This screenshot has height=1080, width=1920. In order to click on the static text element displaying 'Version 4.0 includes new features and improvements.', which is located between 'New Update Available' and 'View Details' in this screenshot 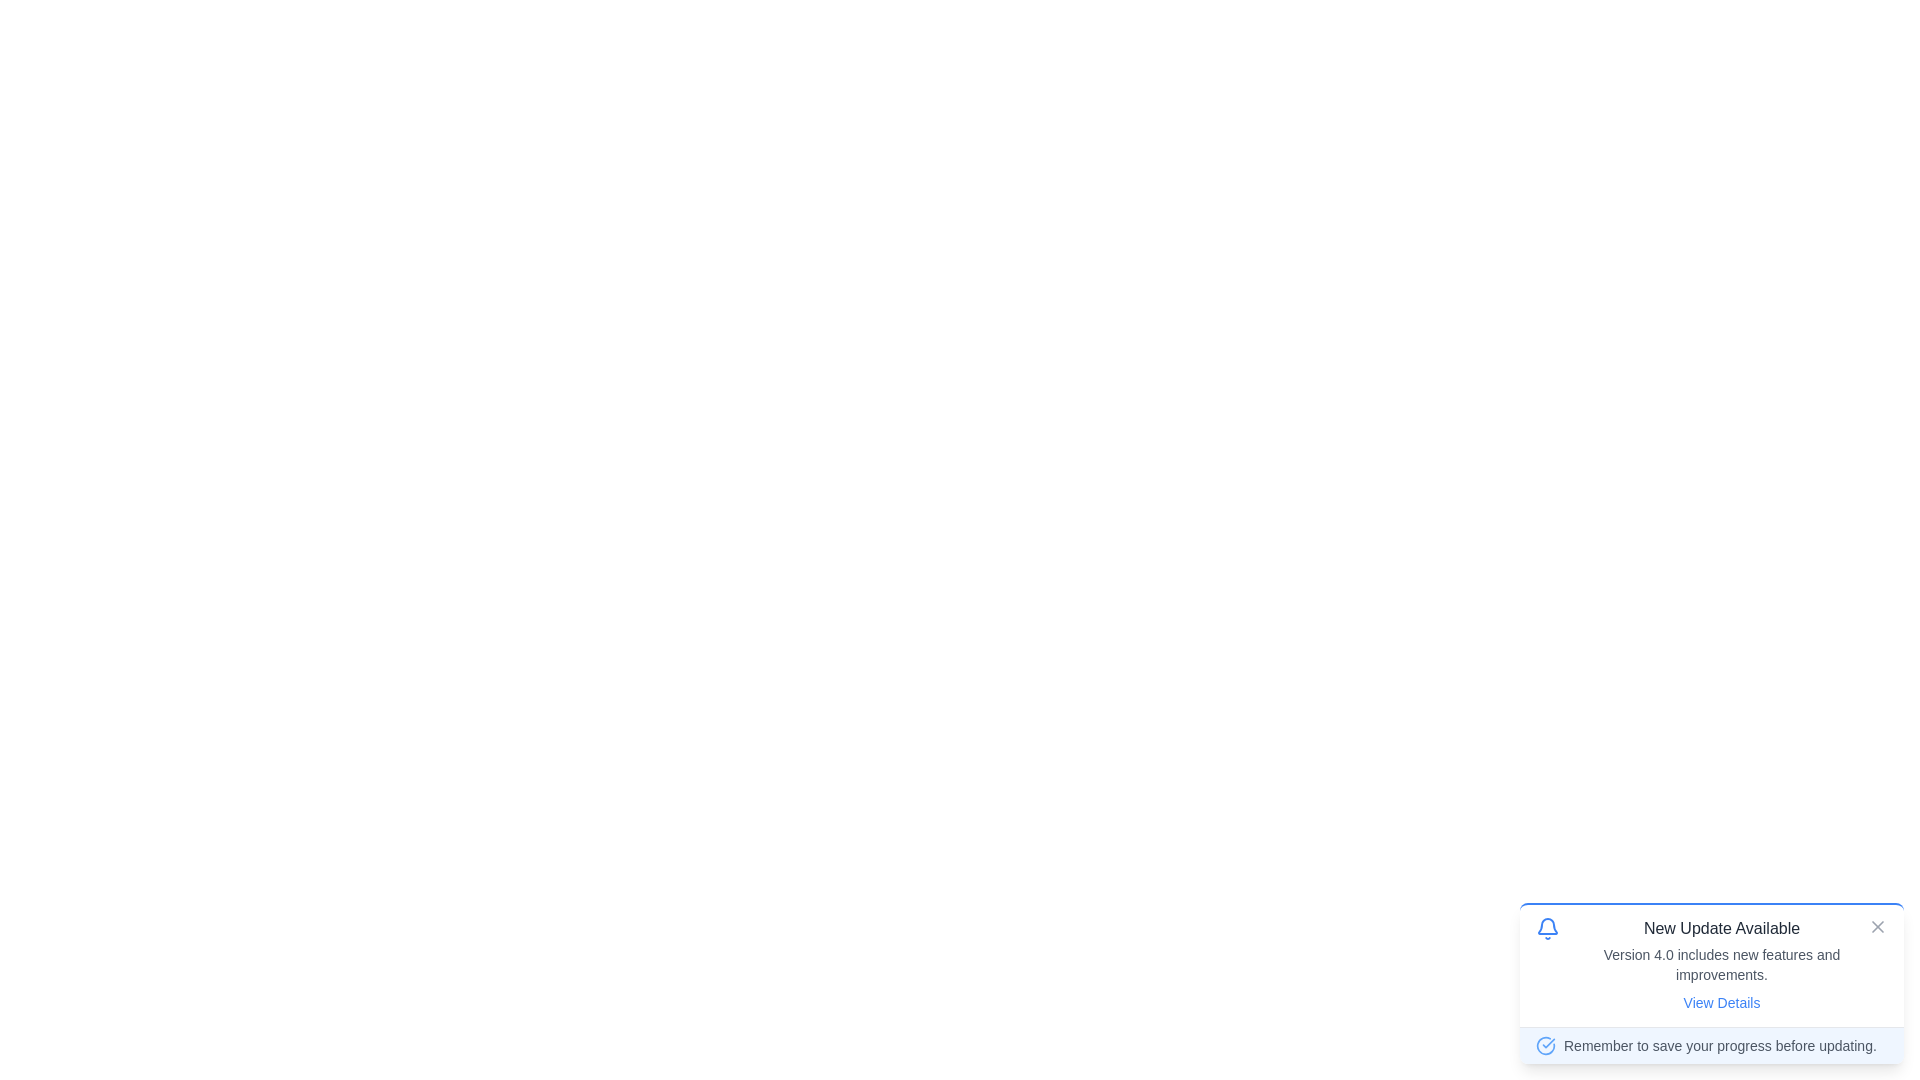, I will do `click(1721, 963)`.